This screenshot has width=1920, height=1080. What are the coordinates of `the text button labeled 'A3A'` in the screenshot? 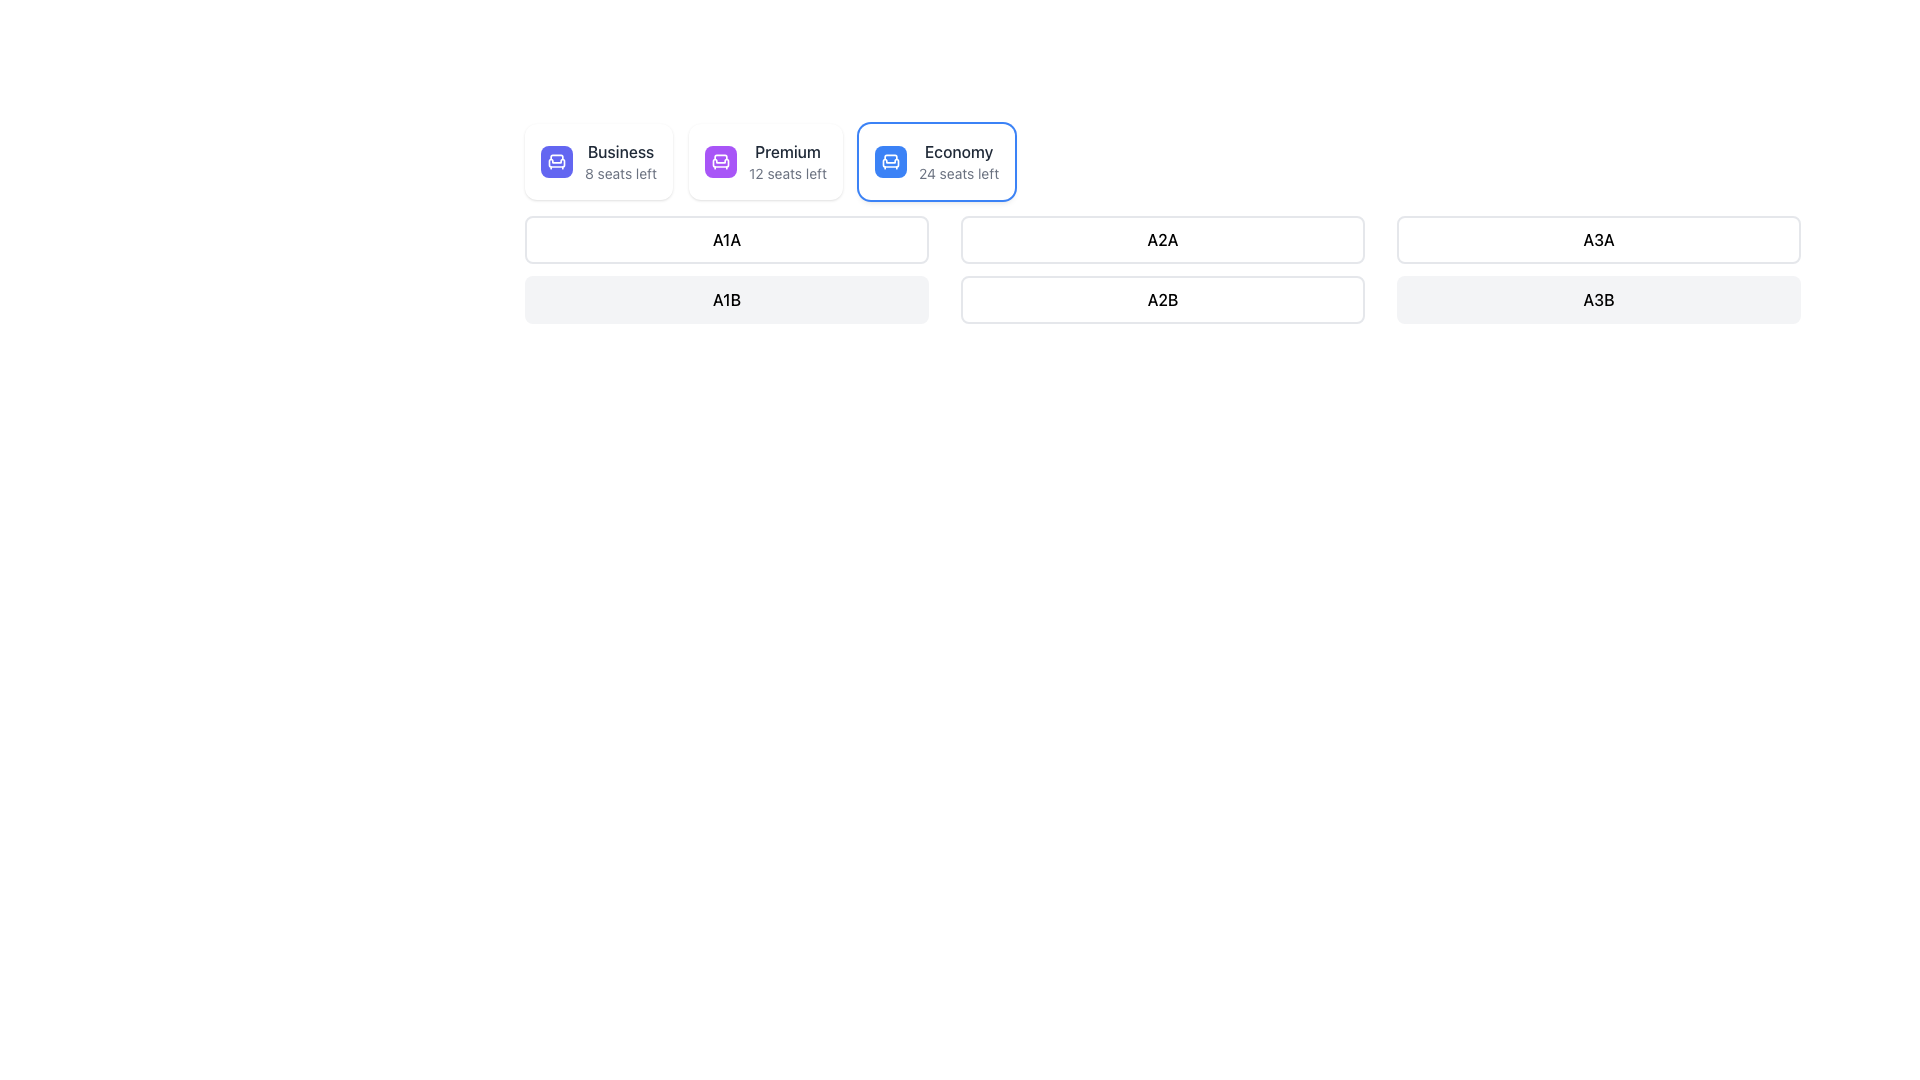 It's located at (1597, 238).